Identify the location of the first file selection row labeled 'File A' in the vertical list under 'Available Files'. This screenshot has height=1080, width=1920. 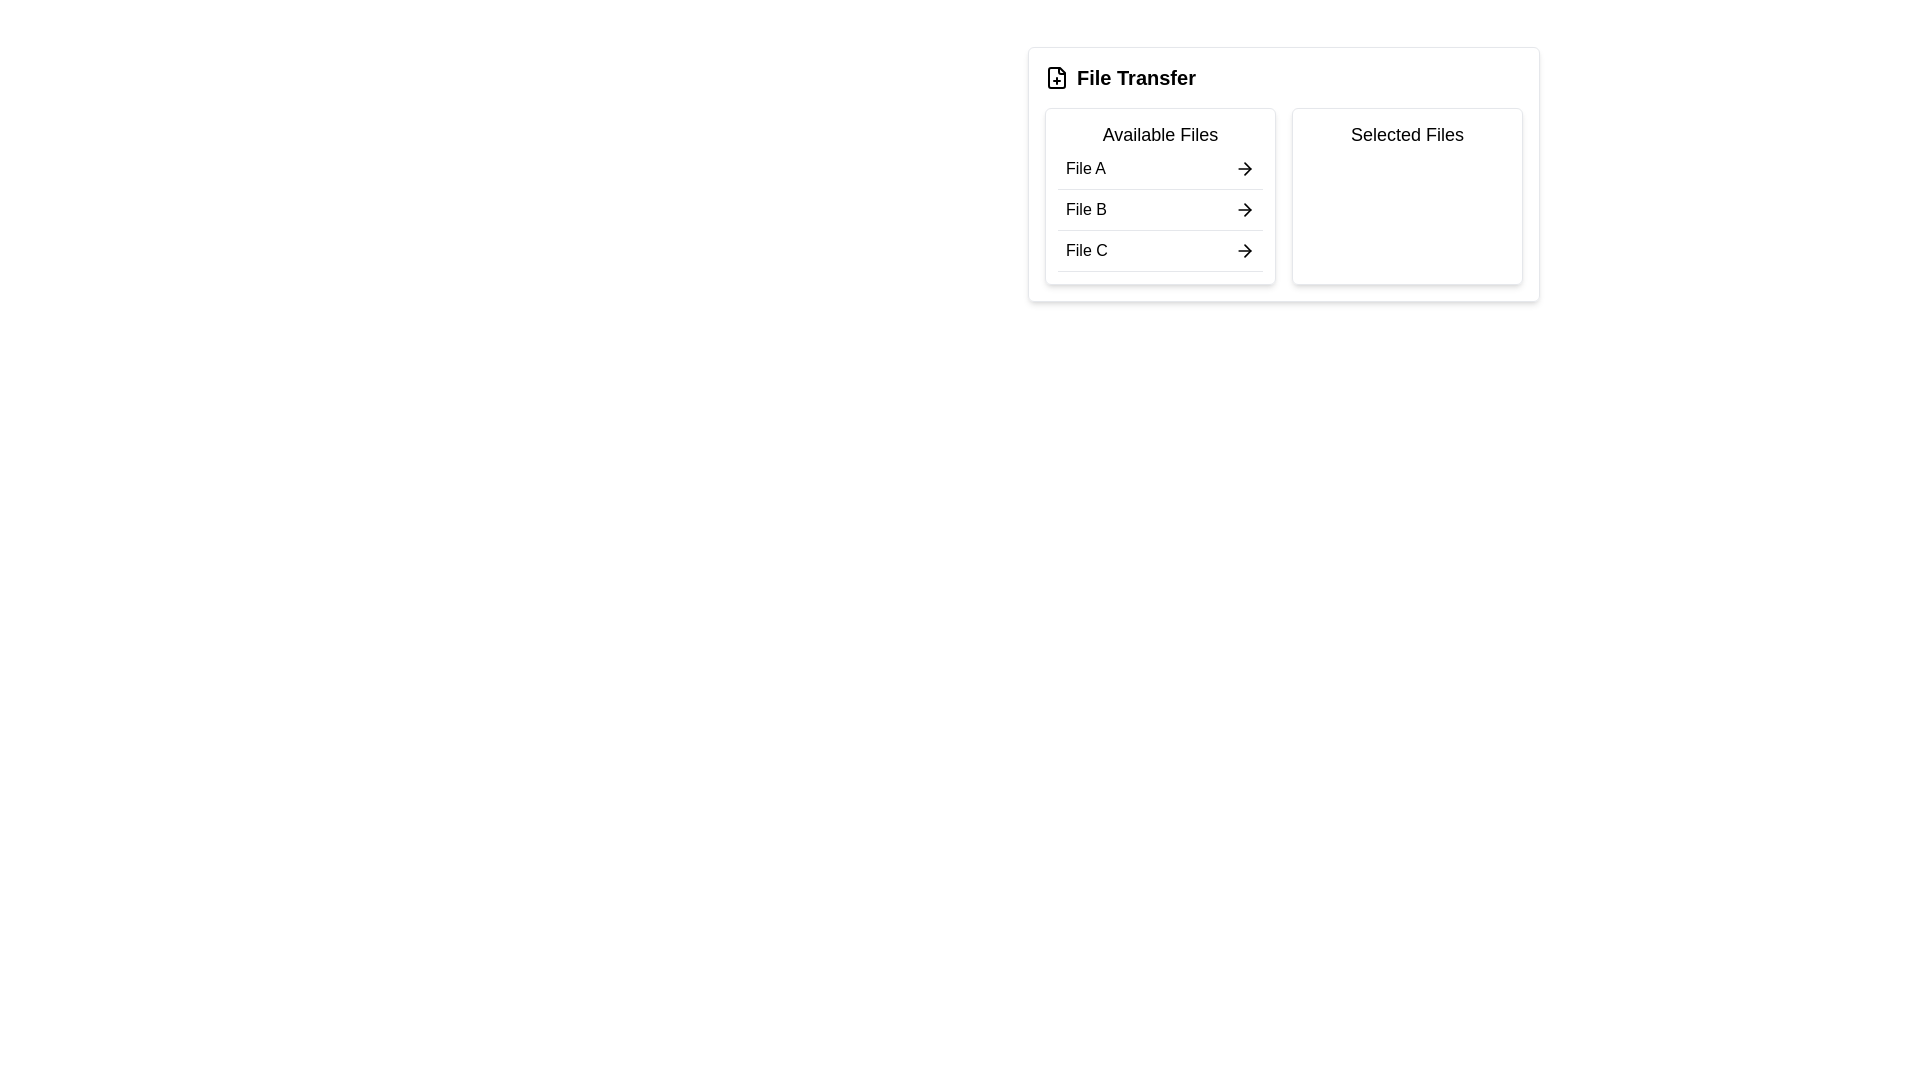
(1160, 168).